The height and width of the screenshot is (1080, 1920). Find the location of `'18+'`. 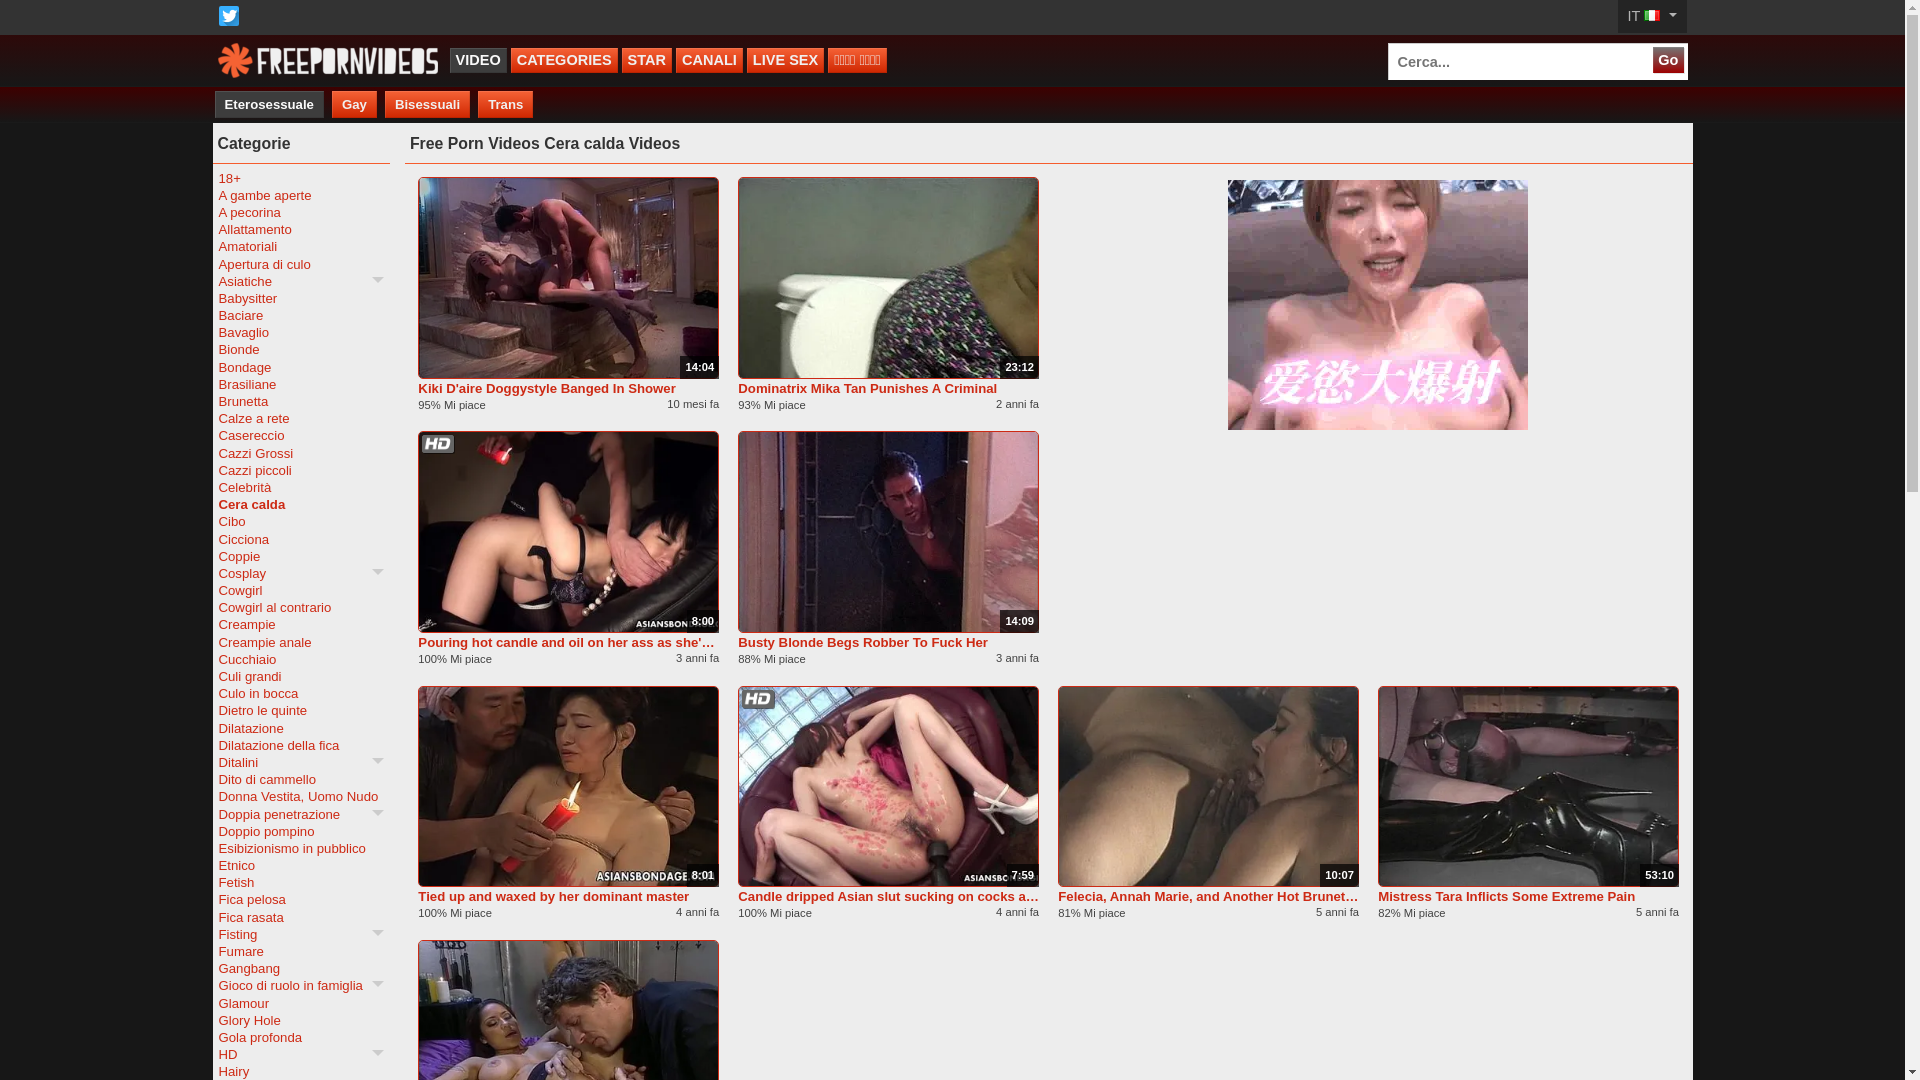

'18+' is located at coordinates (300, 177).